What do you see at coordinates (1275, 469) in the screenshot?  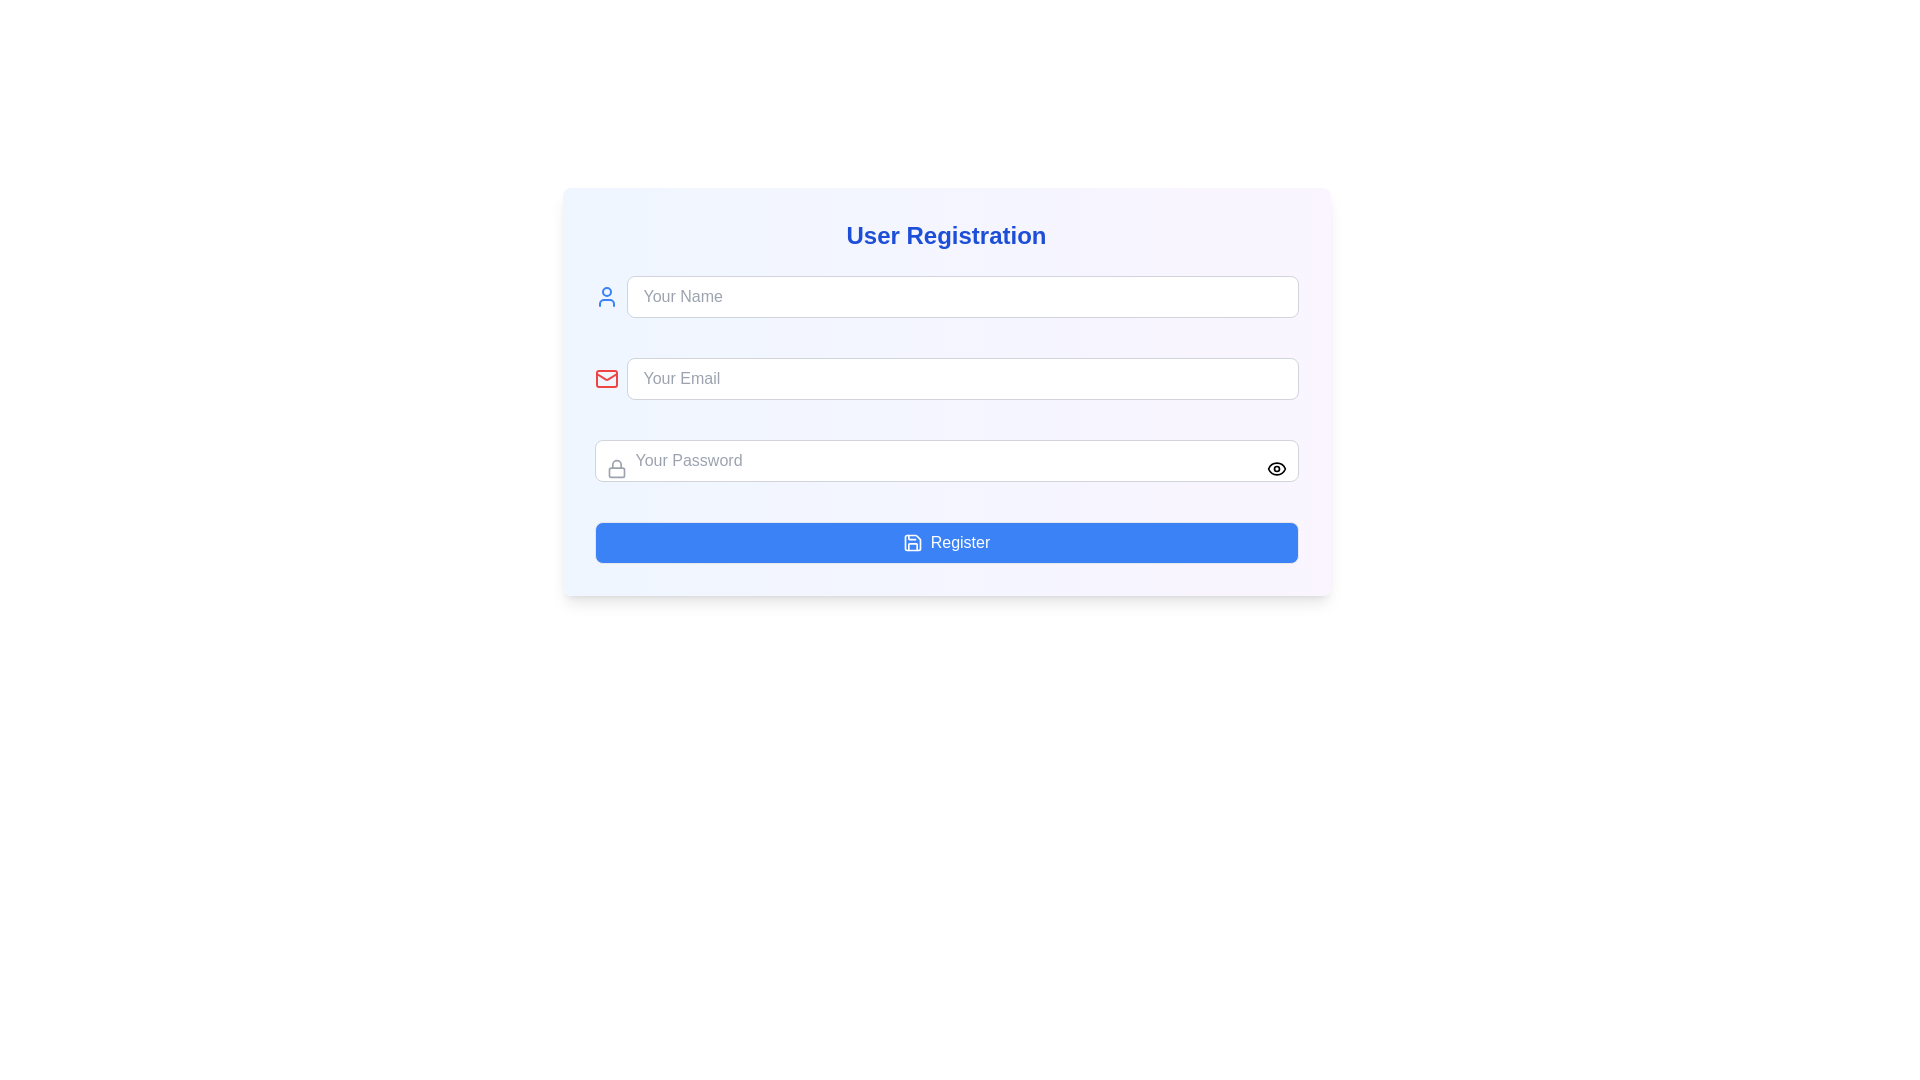 I see `the outer arc of the eye icon that suggests toggling the visibility of the password input, located near the right edge of the password field on the registration form` at bounding box center [1275, 469].